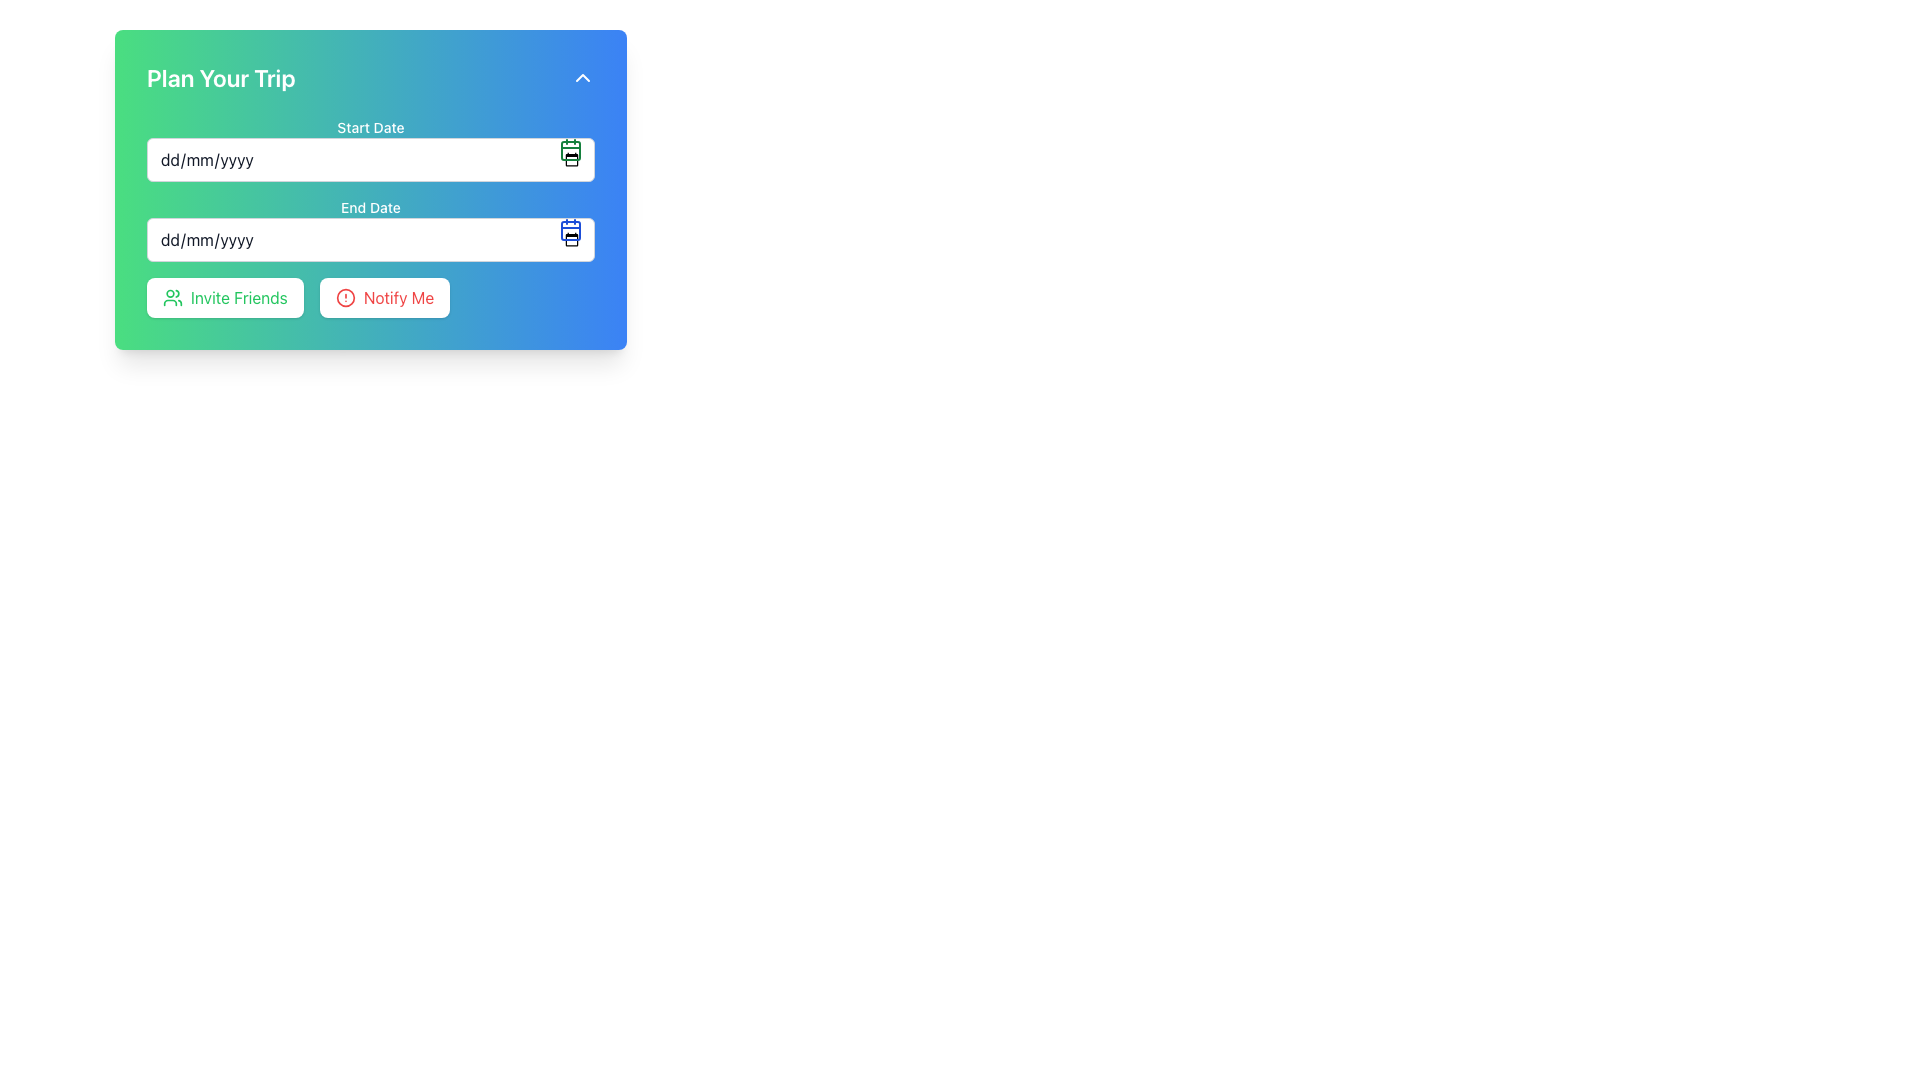  I want to click on the invite friends button located at the bottom left corner of the 'Plan Your Trip' card, so click(225, 297).